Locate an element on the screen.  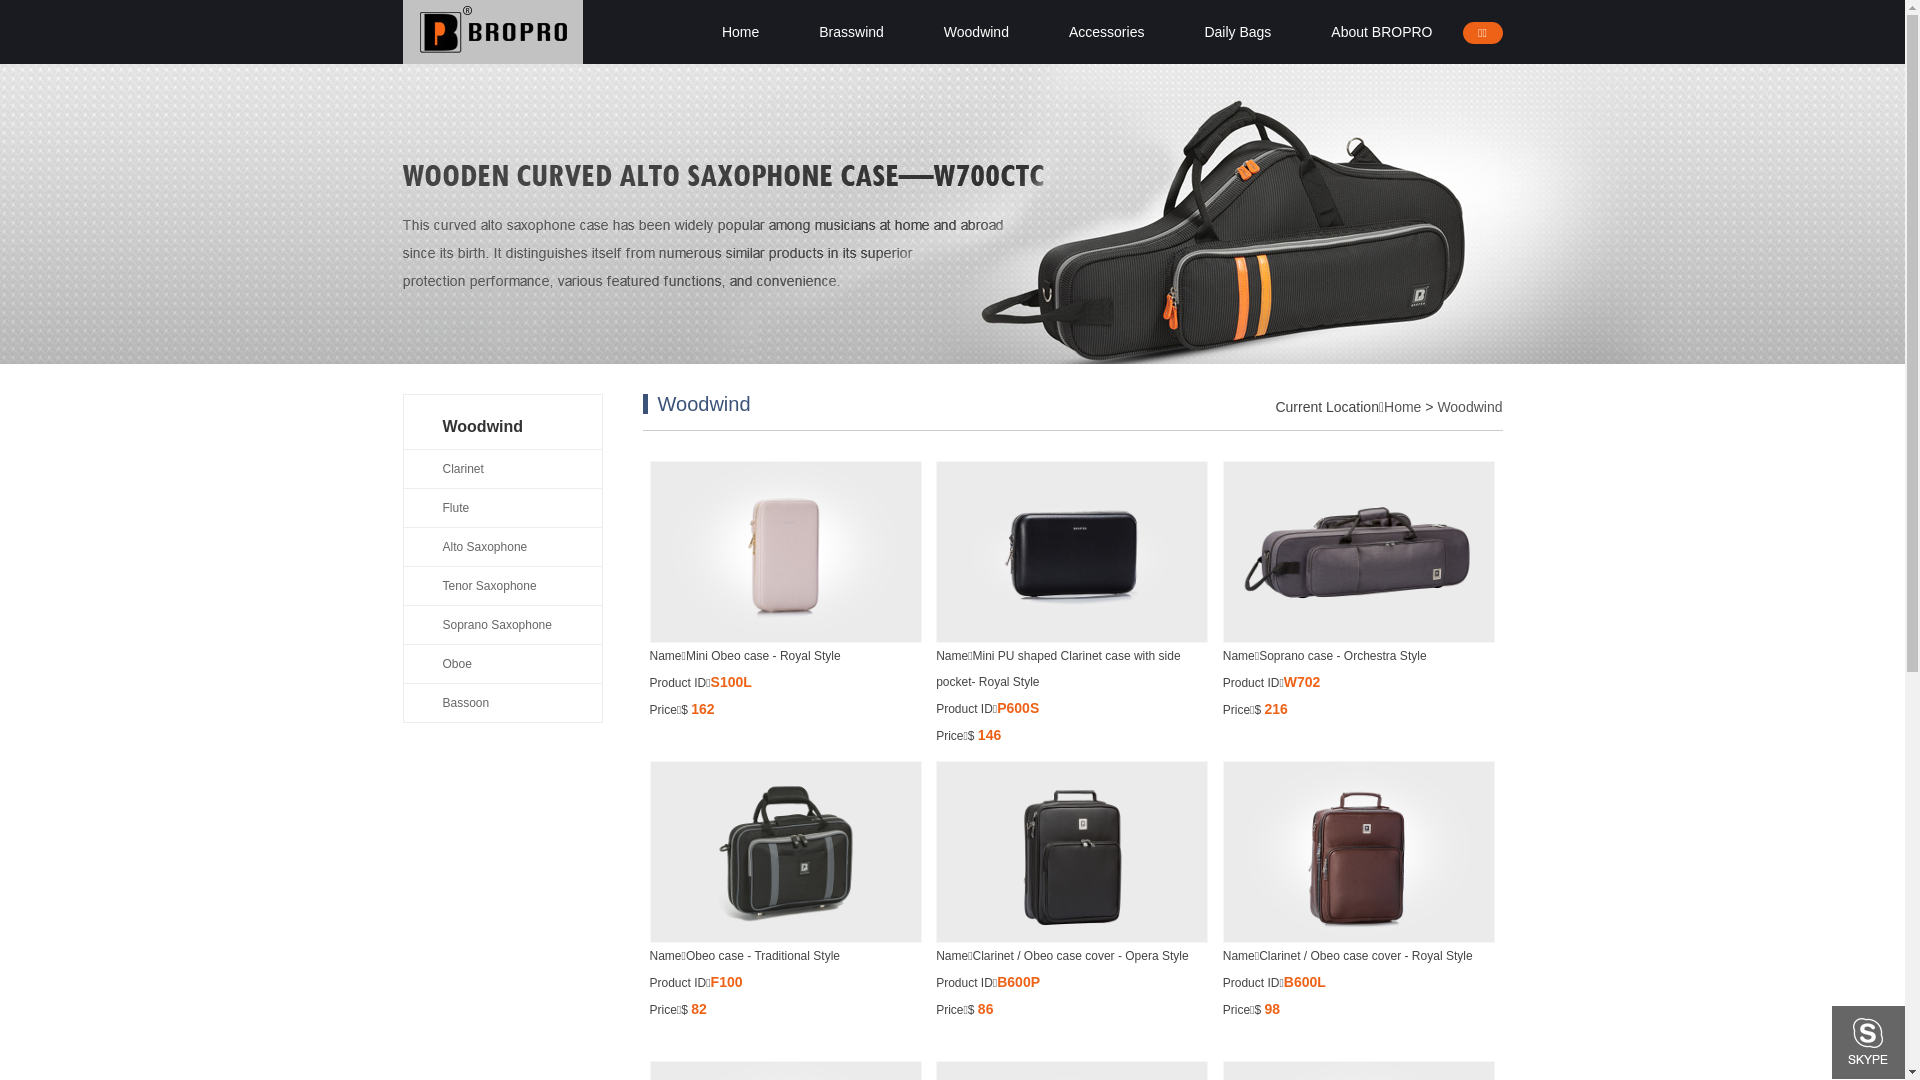
'Home' is located at coordinates (1401, 406).